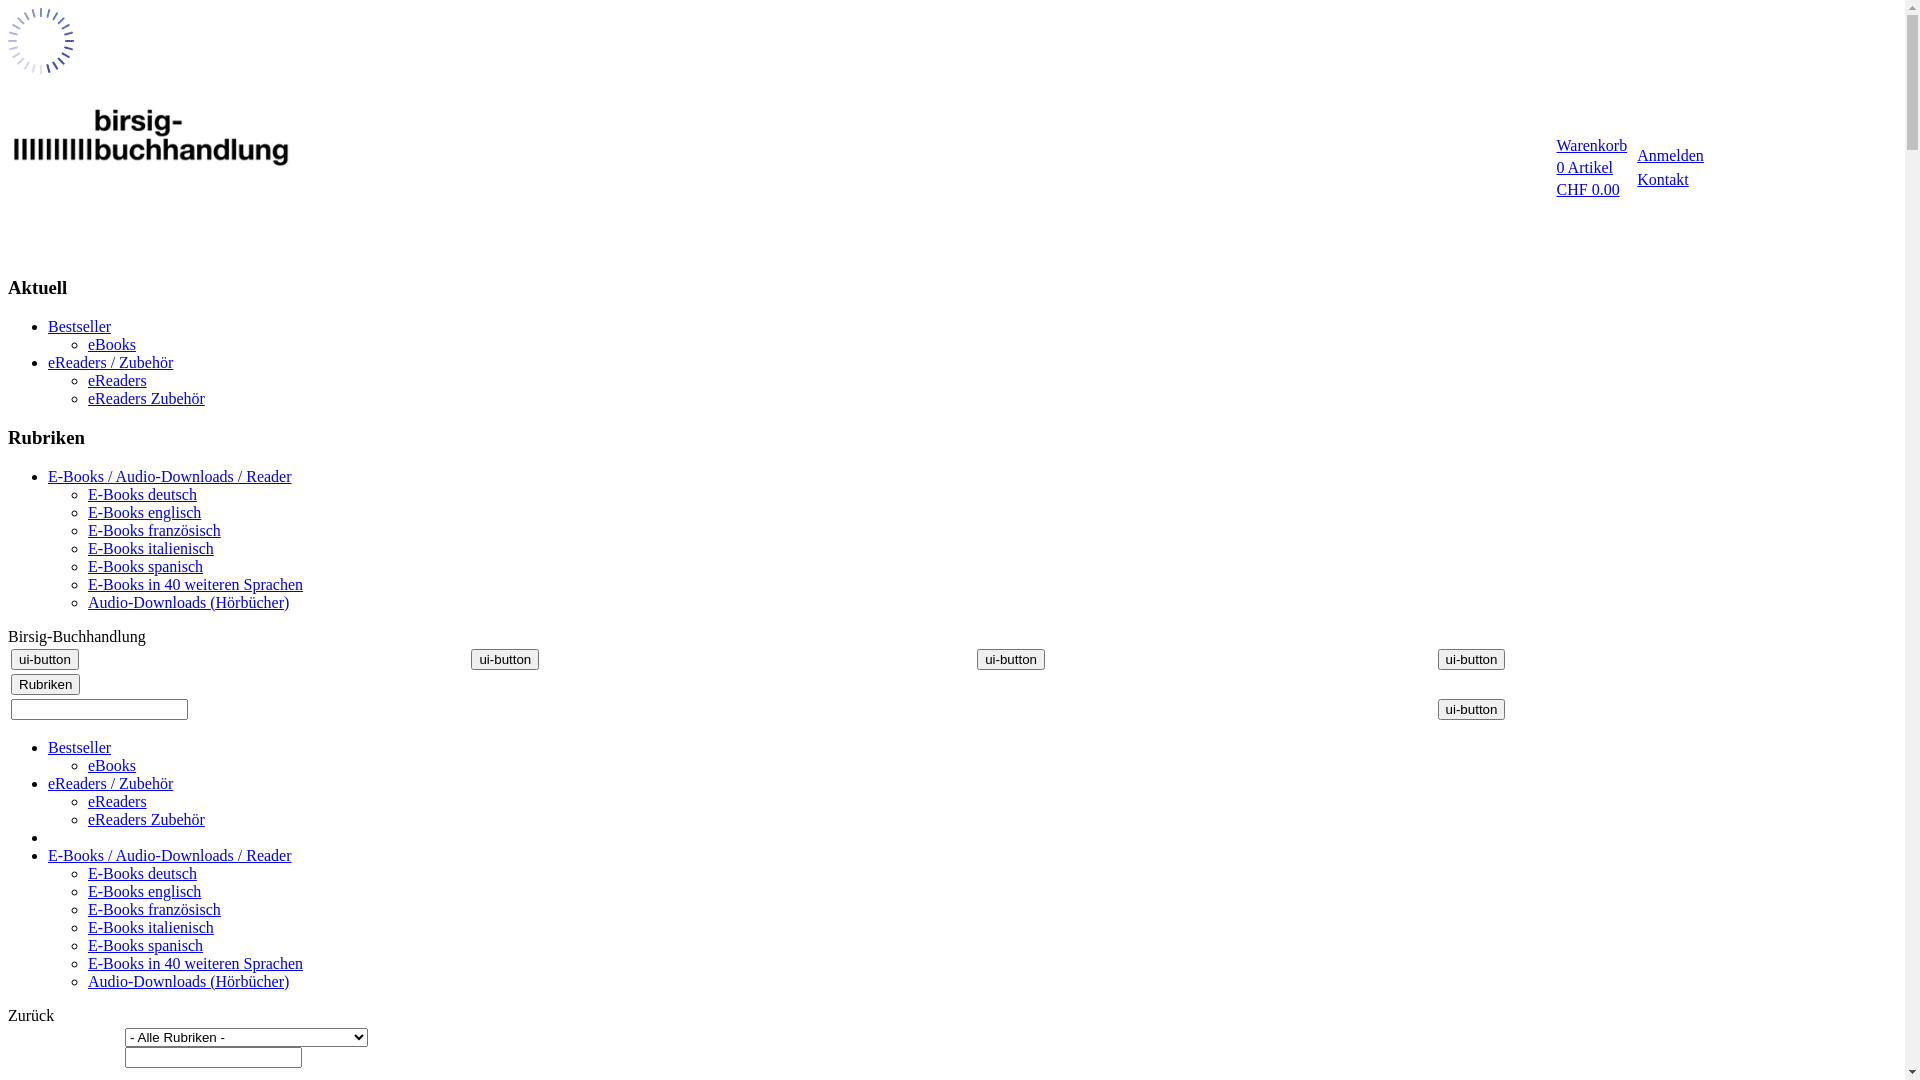 Image resolution: width=1920 pixels, height=1080 pixels. Describe the element at coordinates (79, 325) in the screenshot. I see `'Bestseller'` at that location.